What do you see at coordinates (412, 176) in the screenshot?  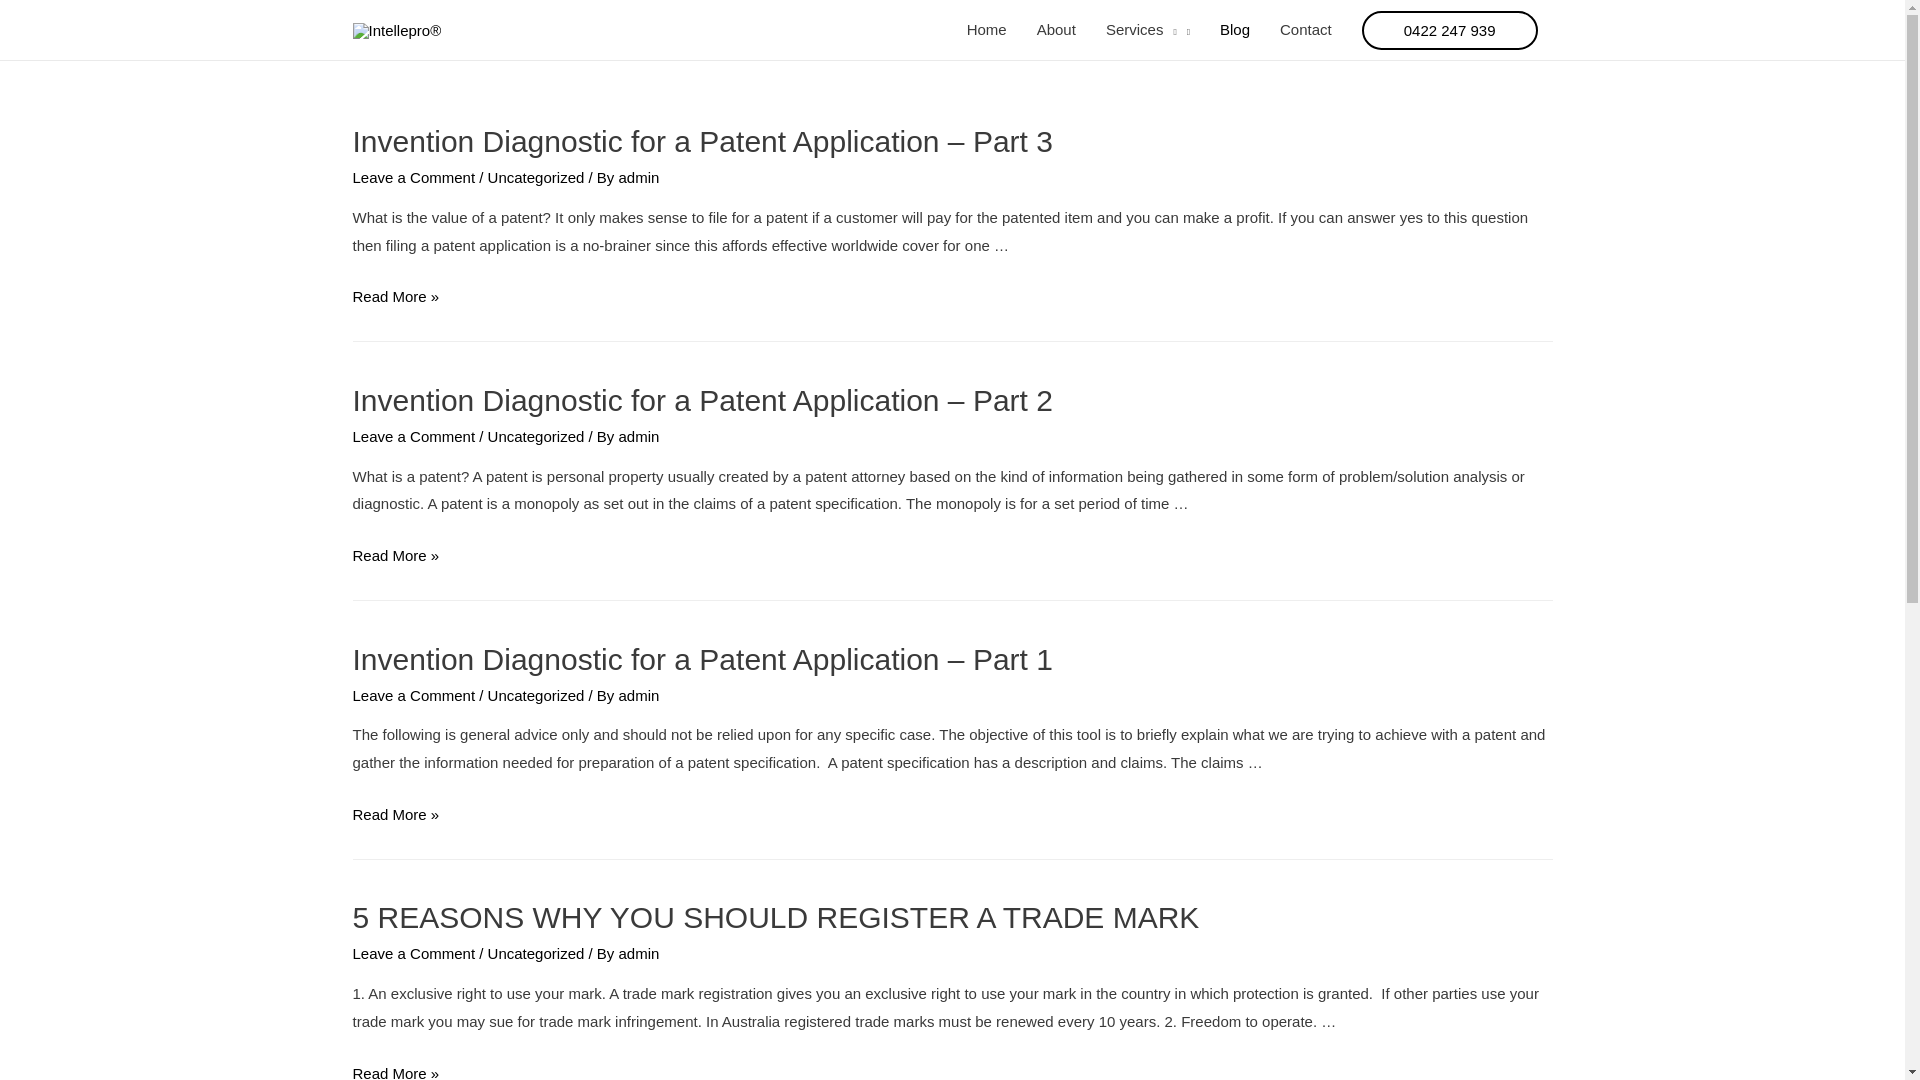 I see `'Leave a Comment'` at bounding box center [412, 176].